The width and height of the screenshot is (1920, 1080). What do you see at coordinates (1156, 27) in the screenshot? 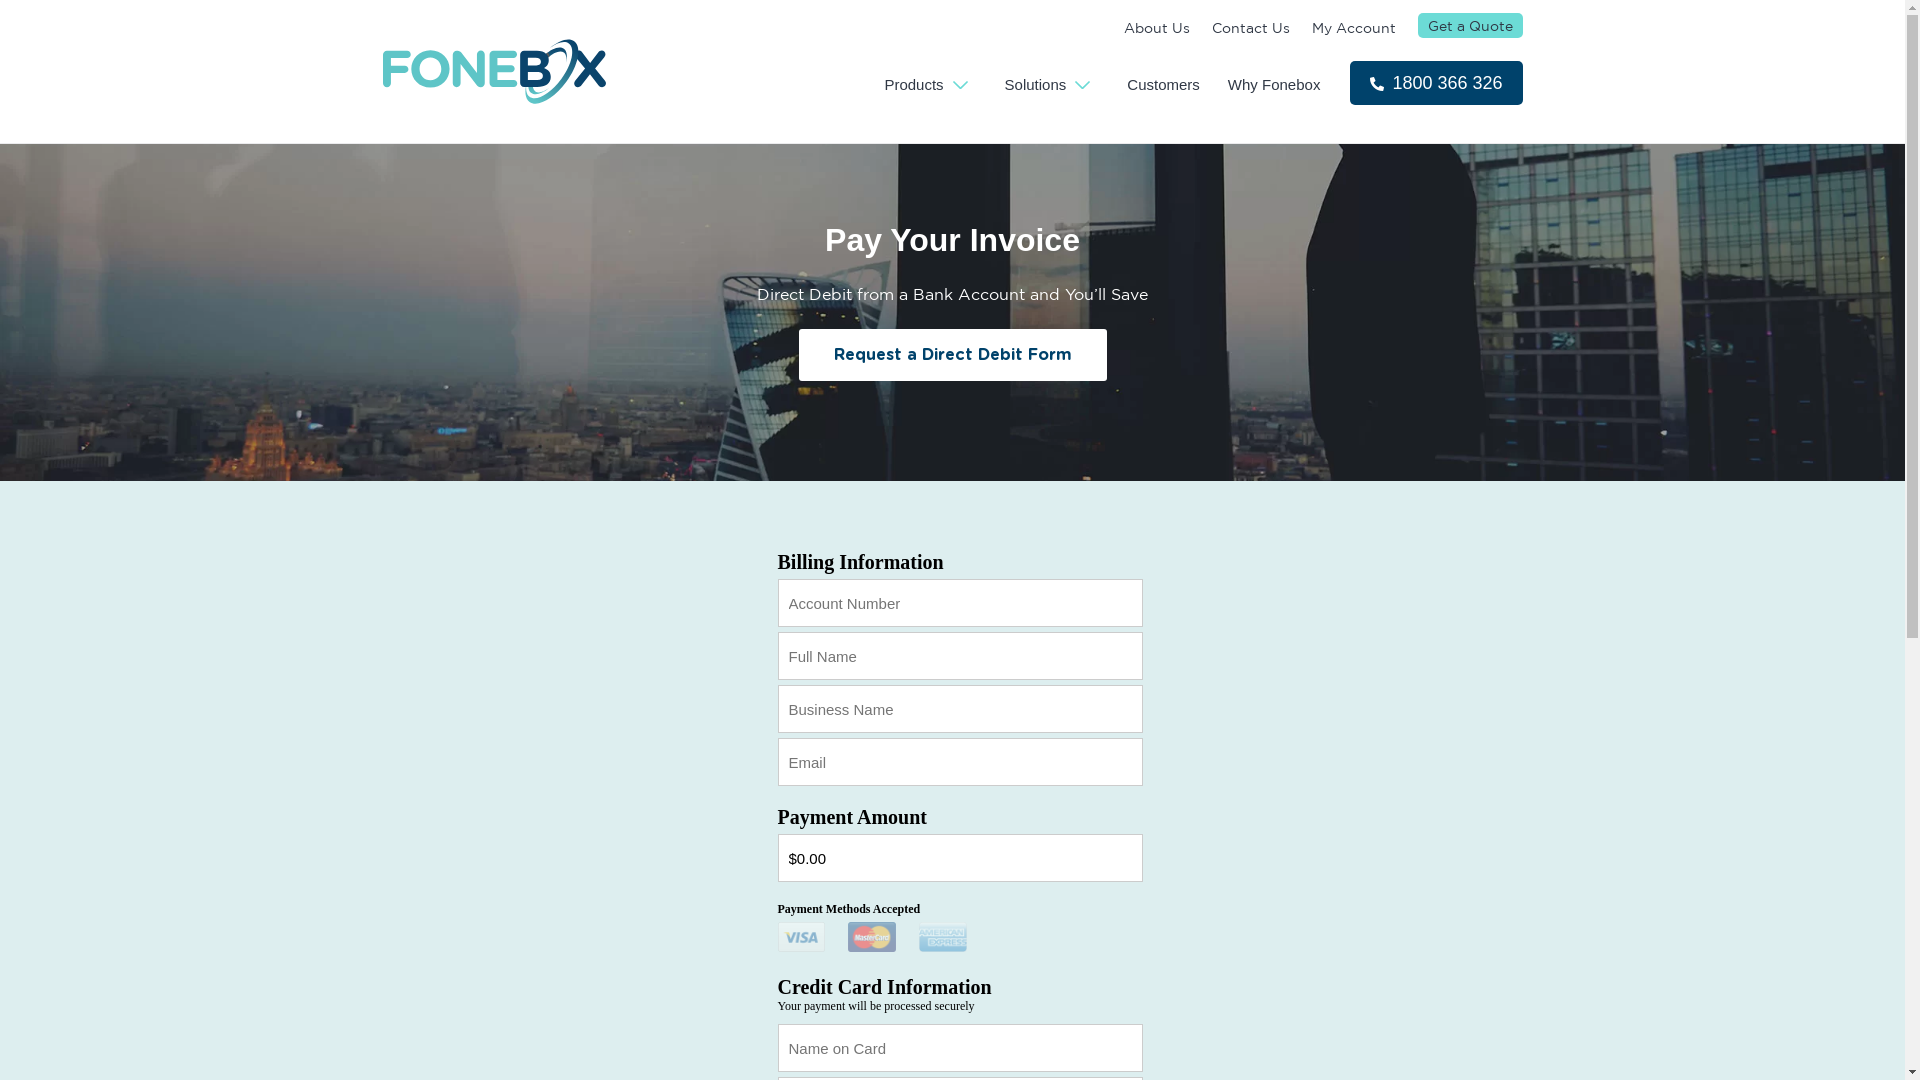
I see `'About Us'` at bounding box center [1156, 27].